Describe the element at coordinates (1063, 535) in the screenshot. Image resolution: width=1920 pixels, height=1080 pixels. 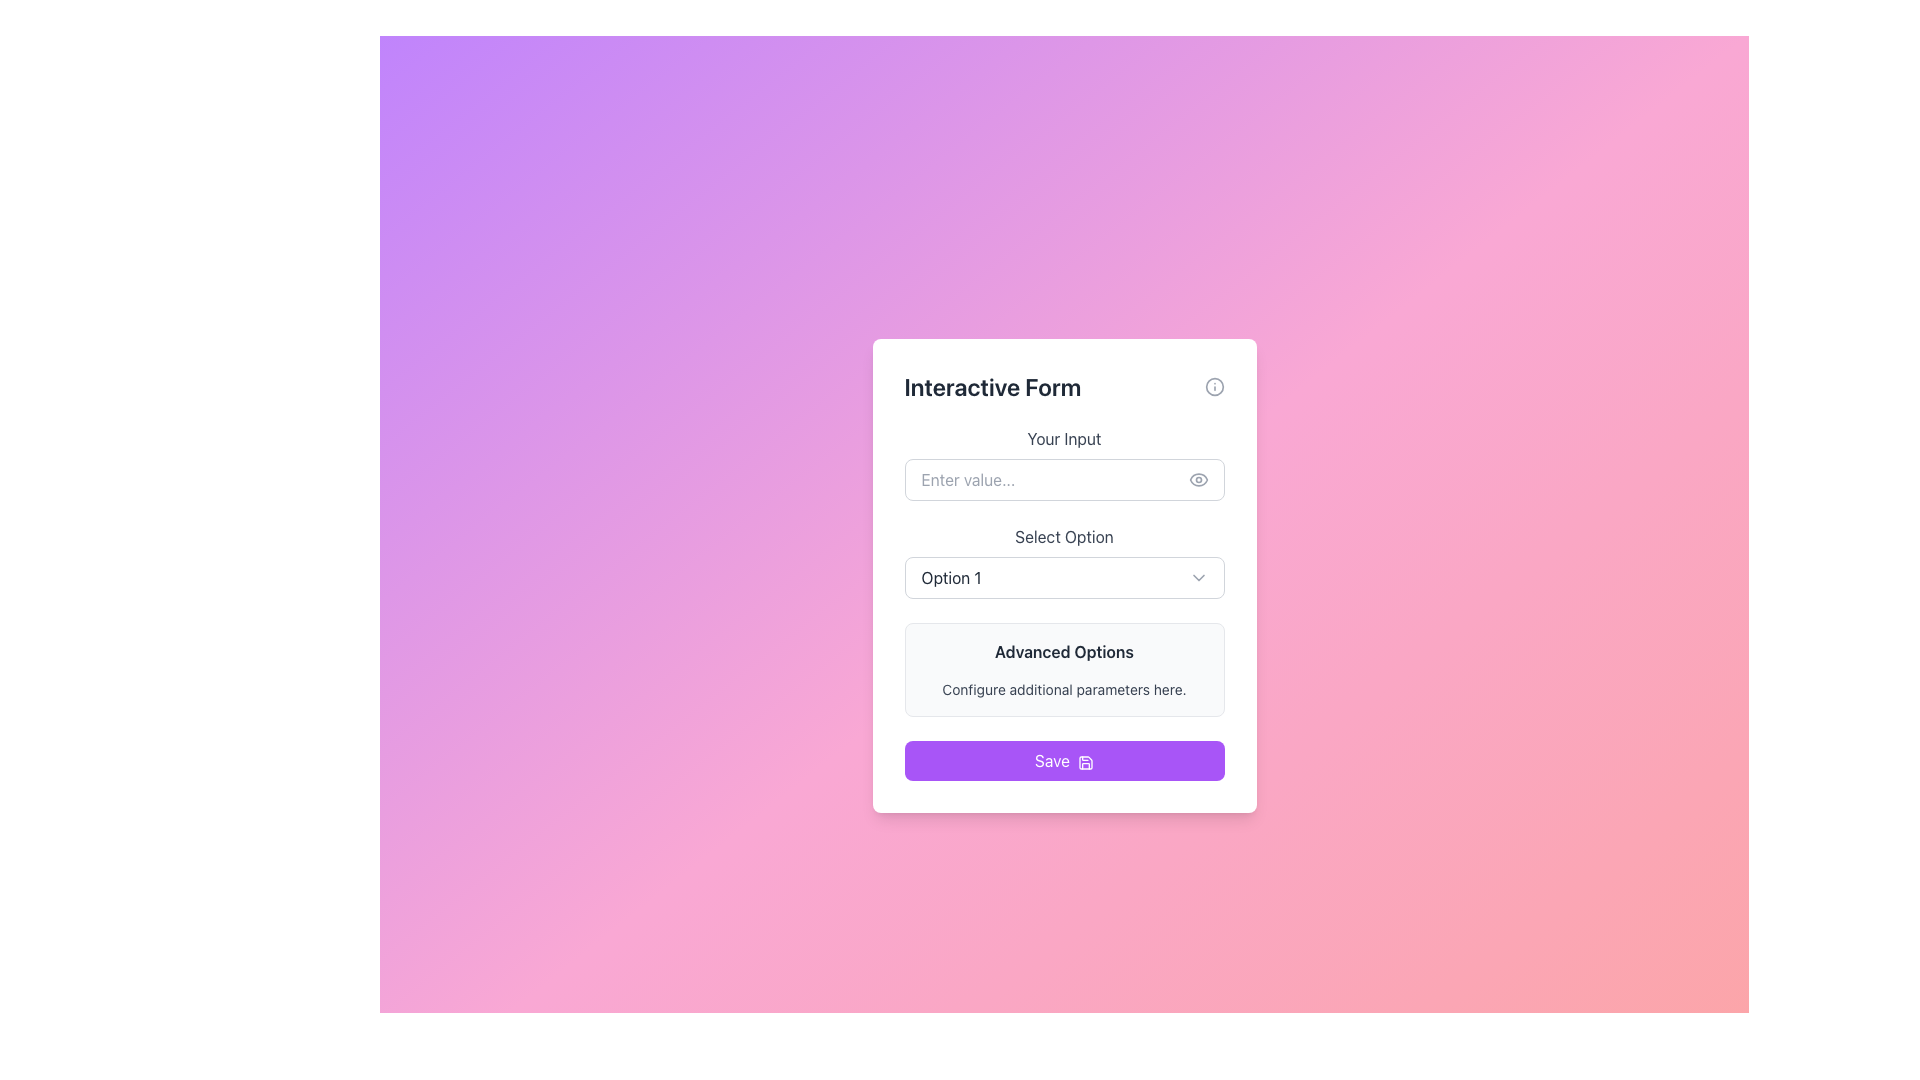
I see `the text label reading 'Select Option', which is gray and block styled, centered above the dropdown menu labeled 'Option 1'` at that location.